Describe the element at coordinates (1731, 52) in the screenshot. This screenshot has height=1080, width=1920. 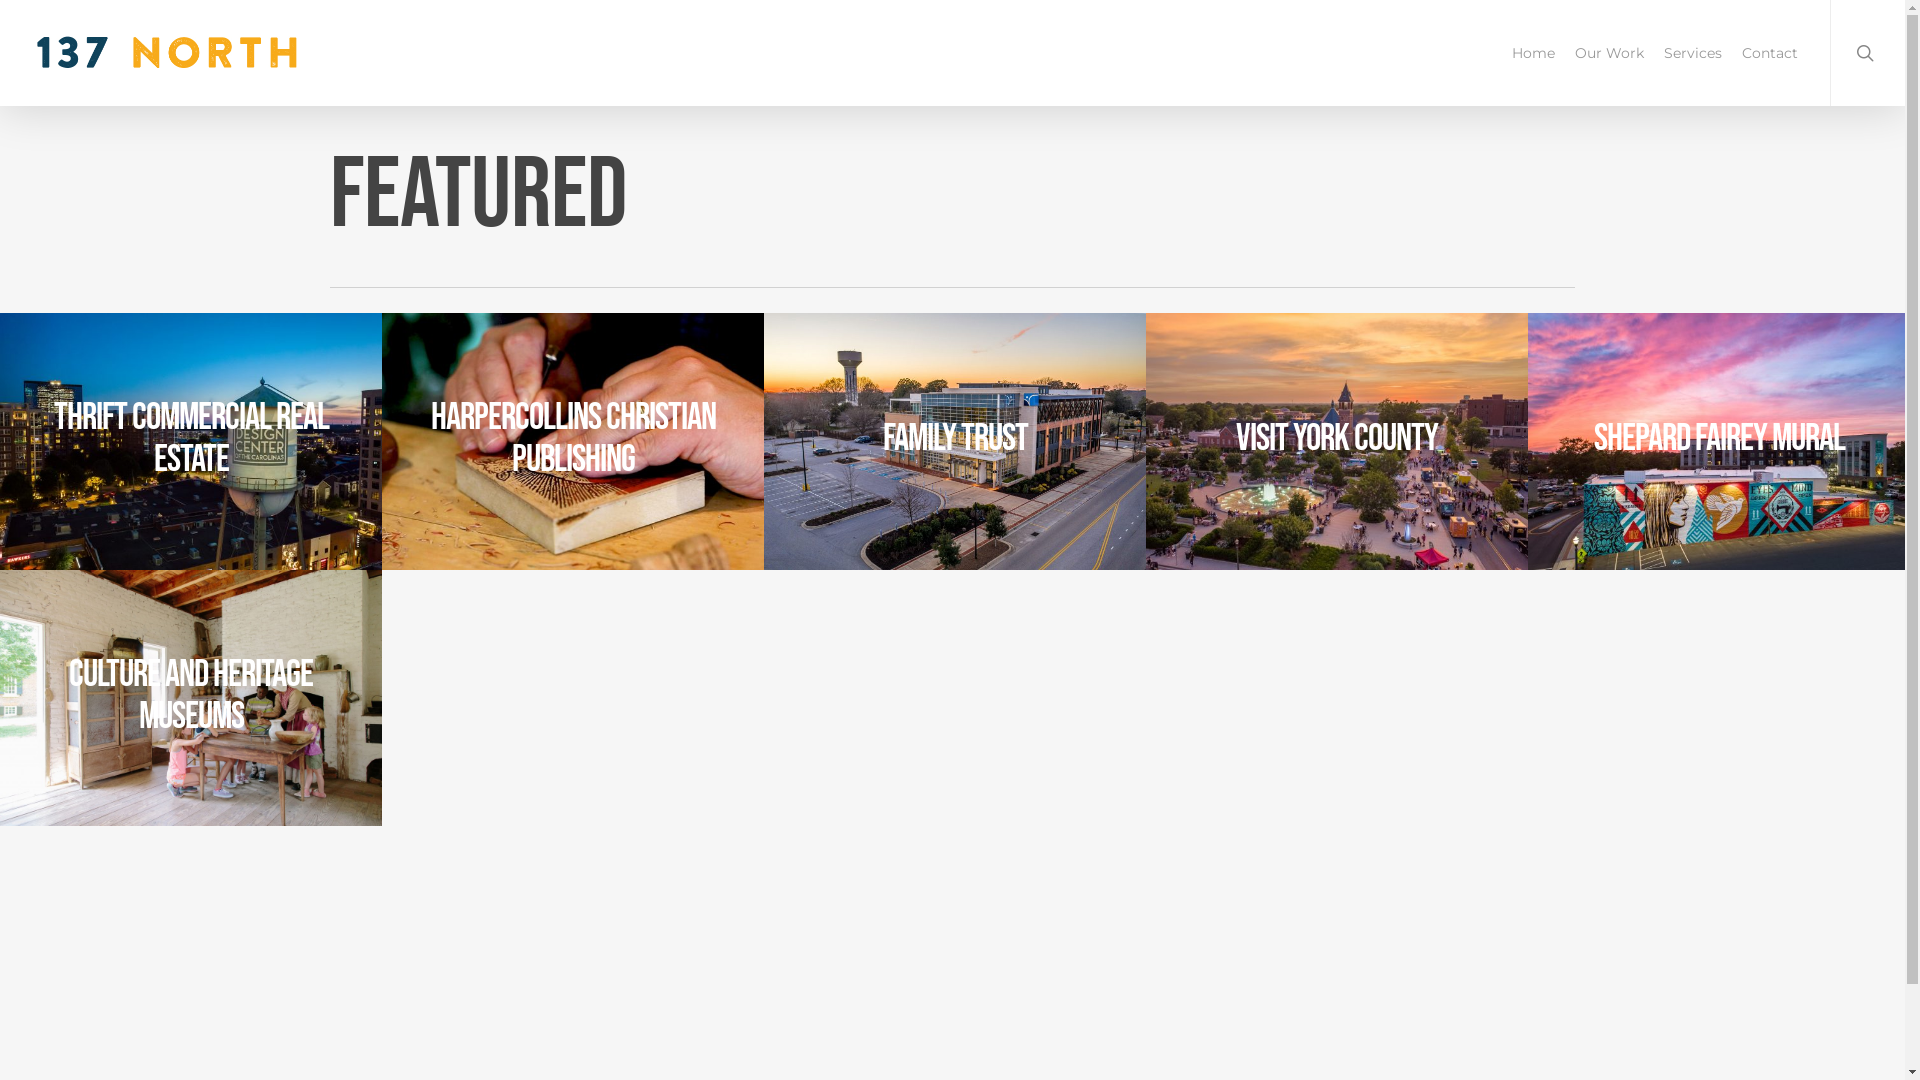
I see `'Contact'` at that location.